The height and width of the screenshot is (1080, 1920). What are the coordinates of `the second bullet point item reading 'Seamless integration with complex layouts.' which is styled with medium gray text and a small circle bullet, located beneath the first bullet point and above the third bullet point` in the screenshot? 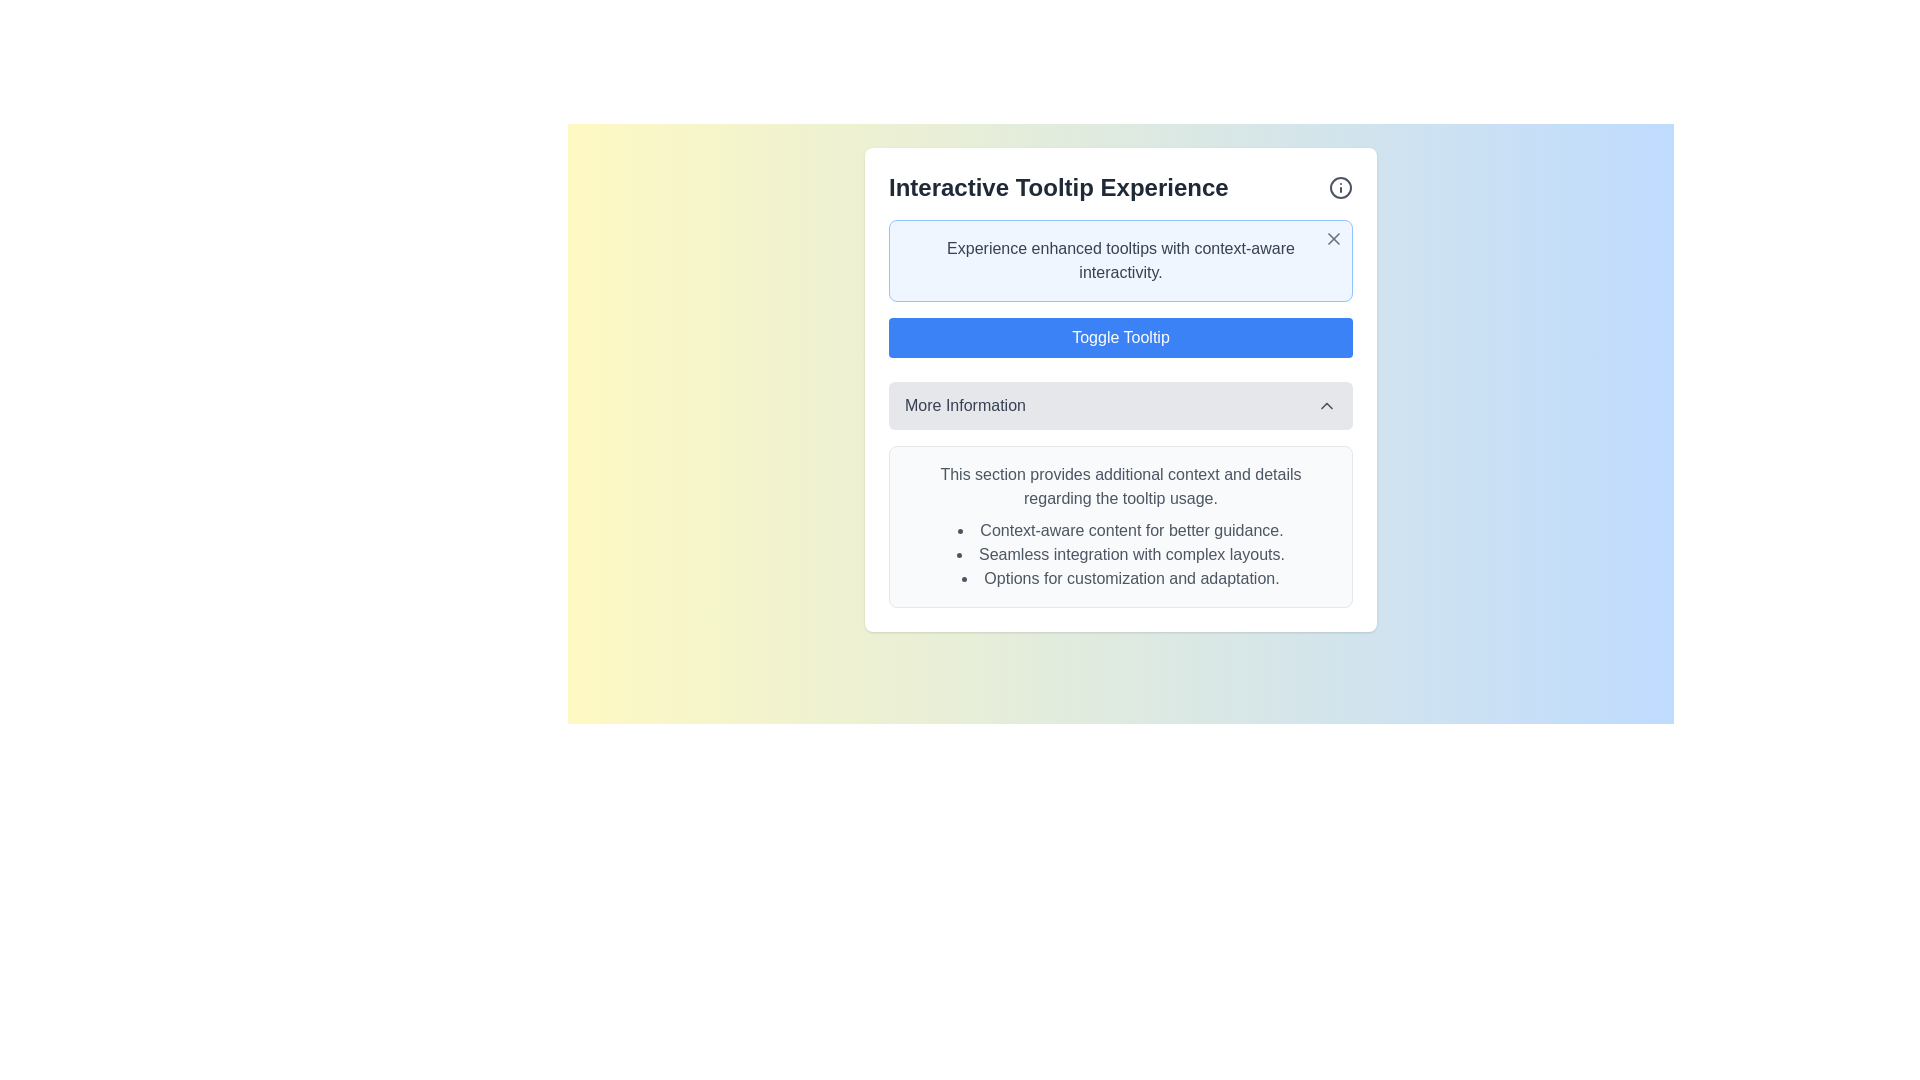 It's located at (1121, 555).